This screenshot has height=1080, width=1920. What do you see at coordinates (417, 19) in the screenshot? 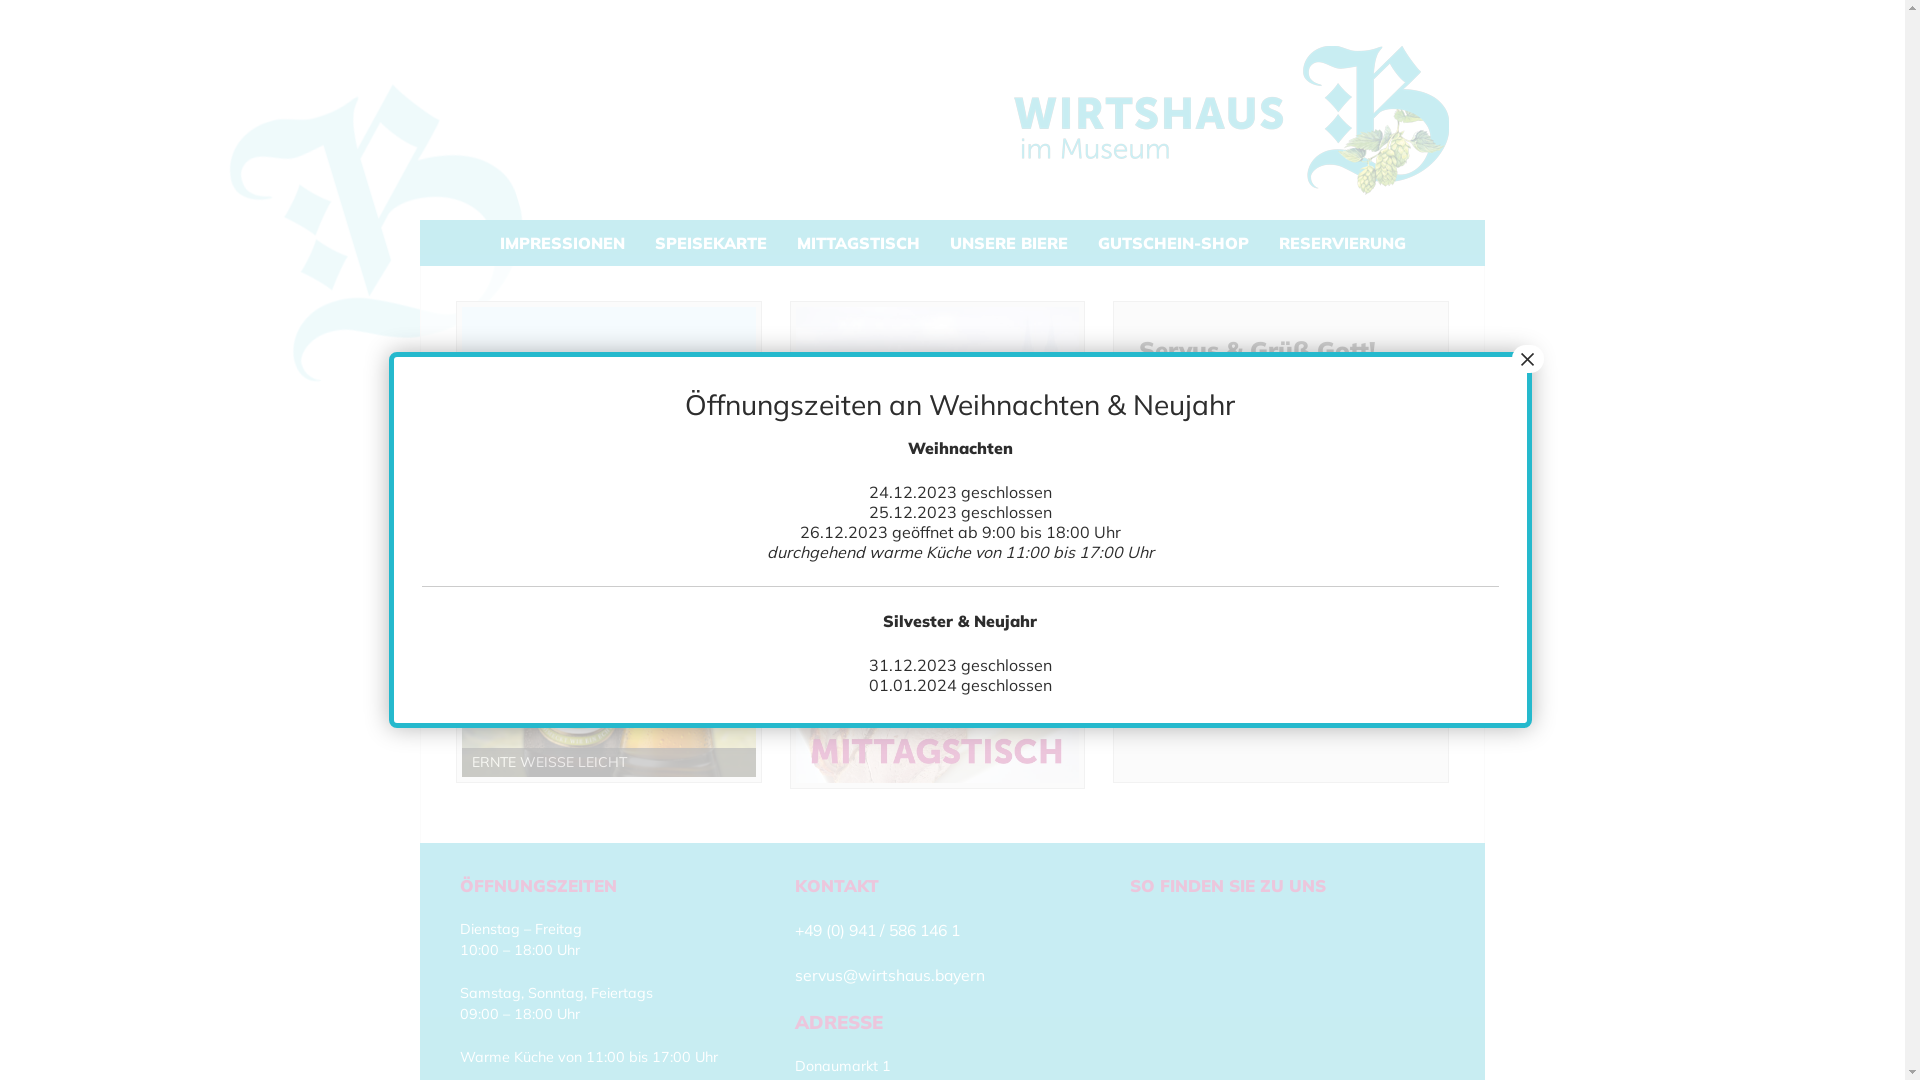
I see `'Zum Inhalt springen'` at bounding box center [417, 19].